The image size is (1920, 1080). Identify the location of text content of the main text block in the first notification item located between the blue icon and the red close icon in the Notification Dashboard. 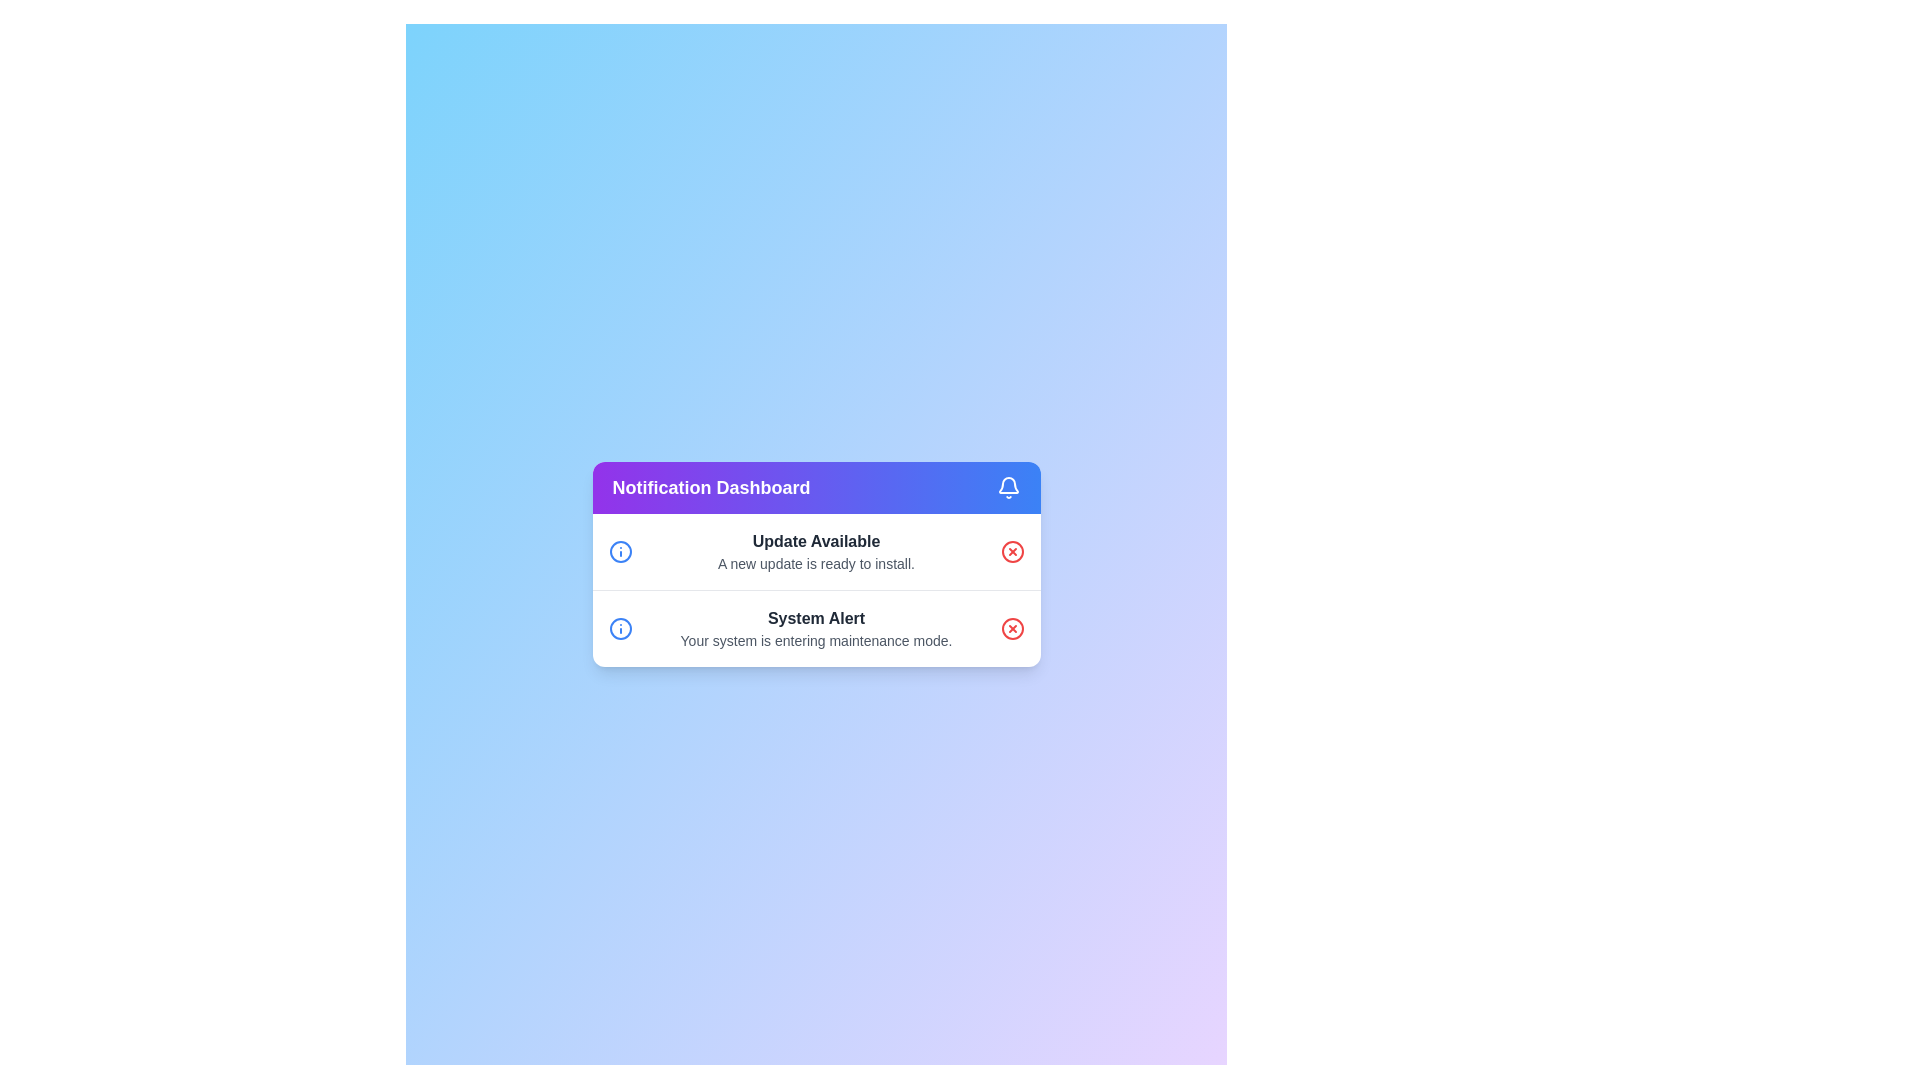
(816, 551).